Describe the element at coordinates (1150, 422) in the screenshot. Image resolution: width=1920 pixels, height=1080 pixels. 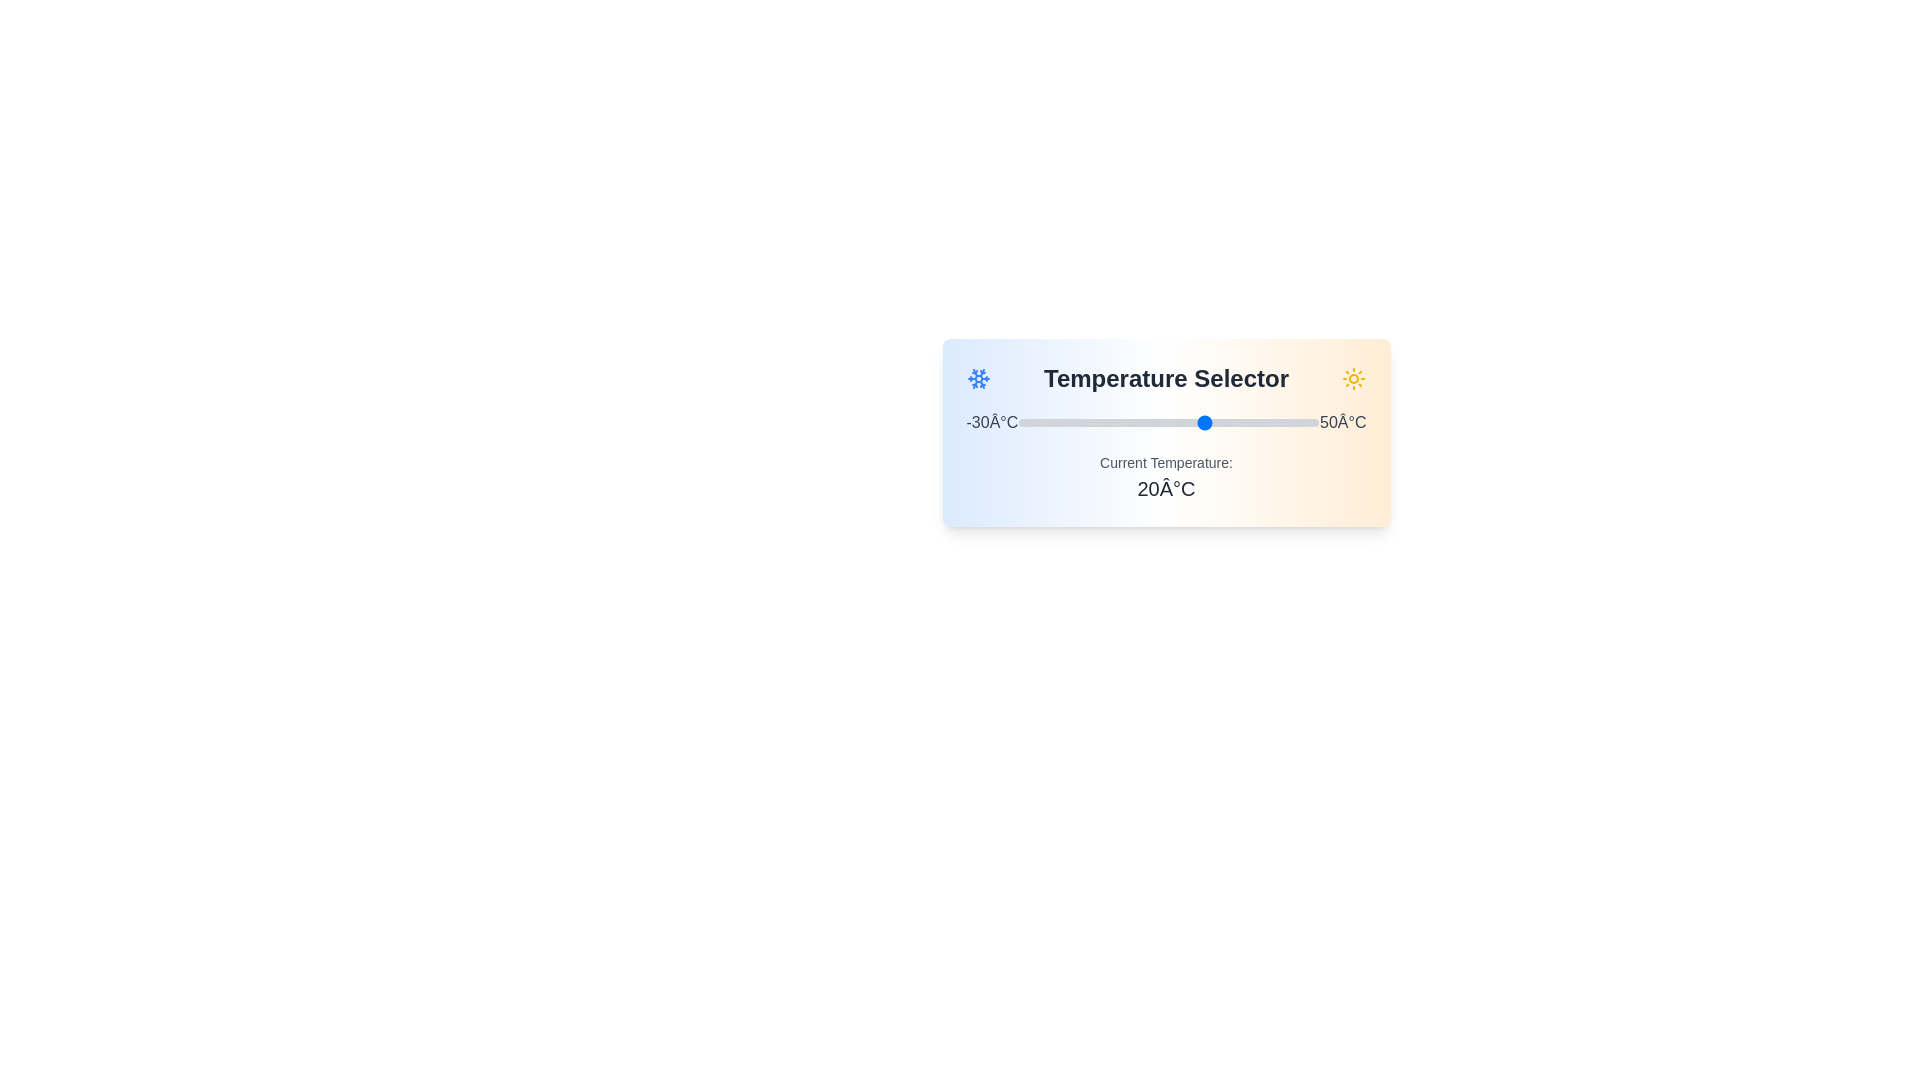
I see `the temperature` at that location.